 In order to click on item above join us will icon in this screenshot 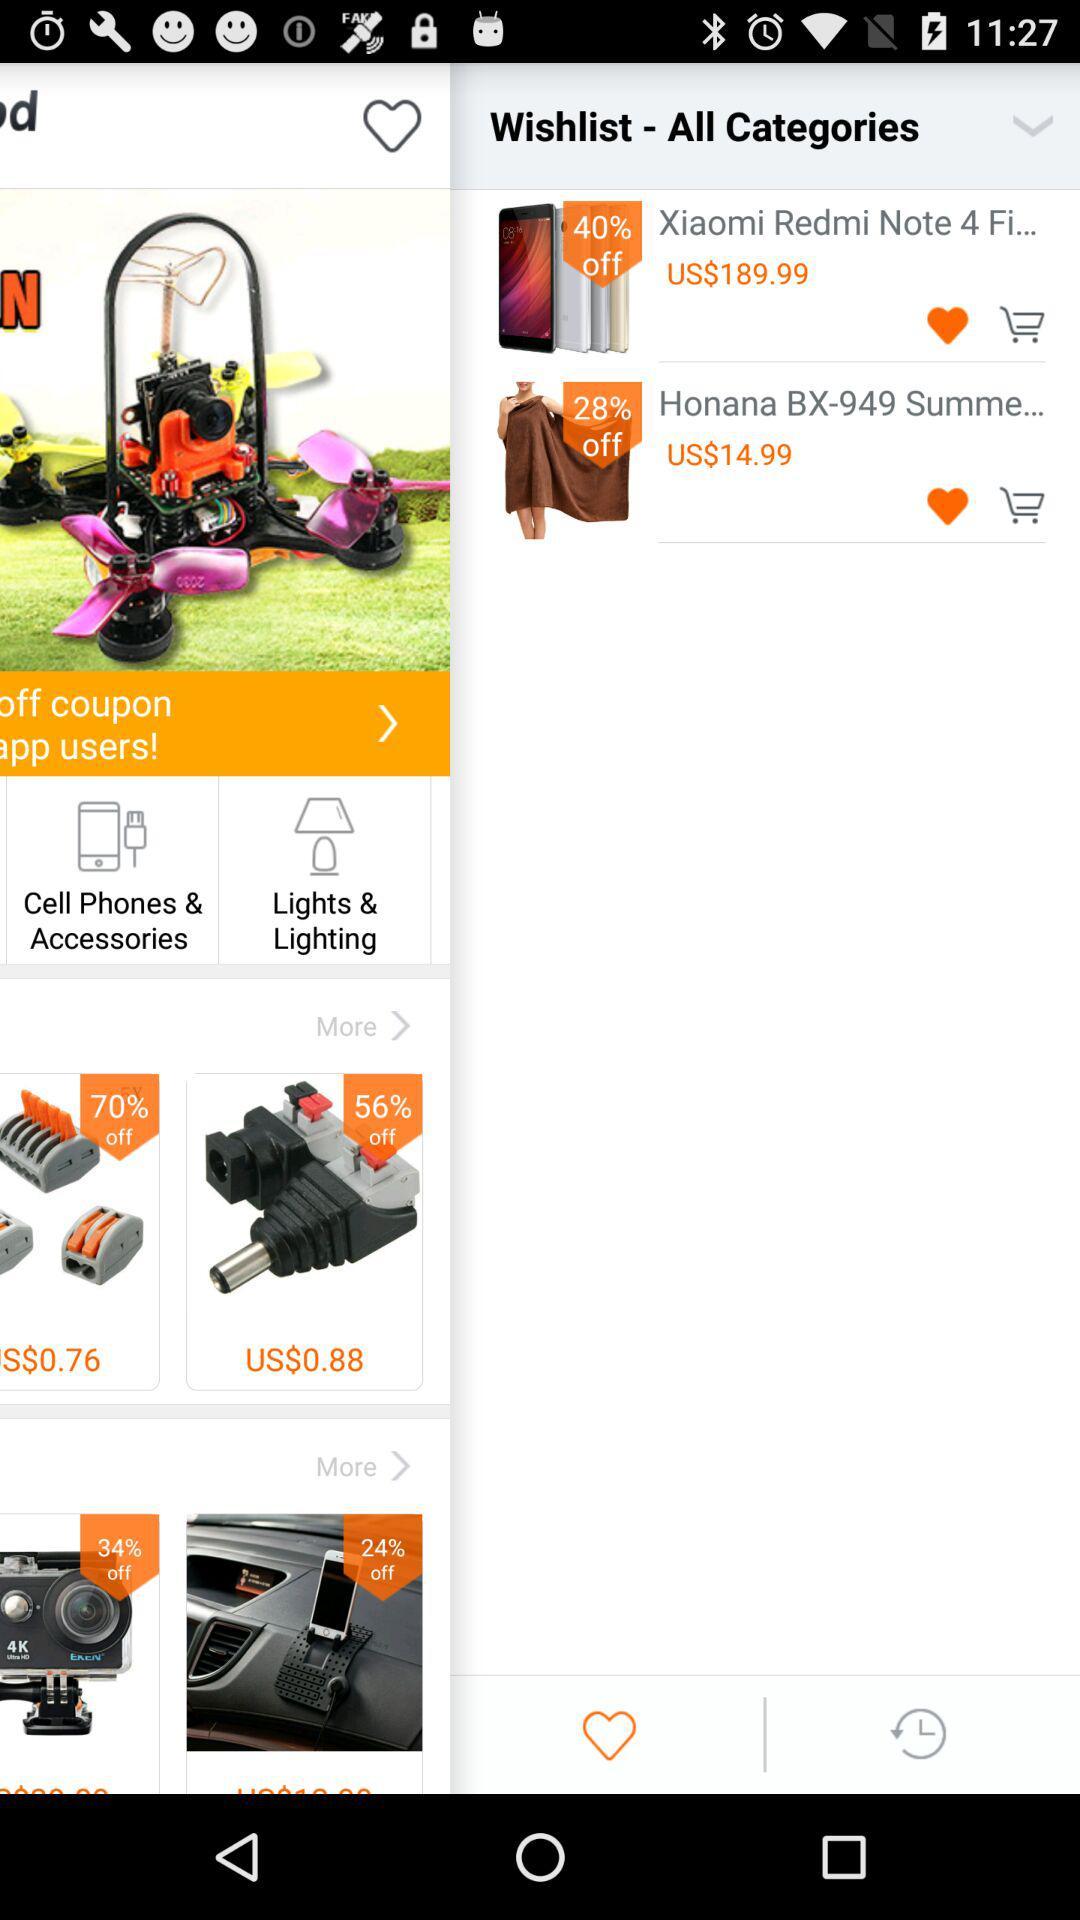, I will do `click(224, 429)`.